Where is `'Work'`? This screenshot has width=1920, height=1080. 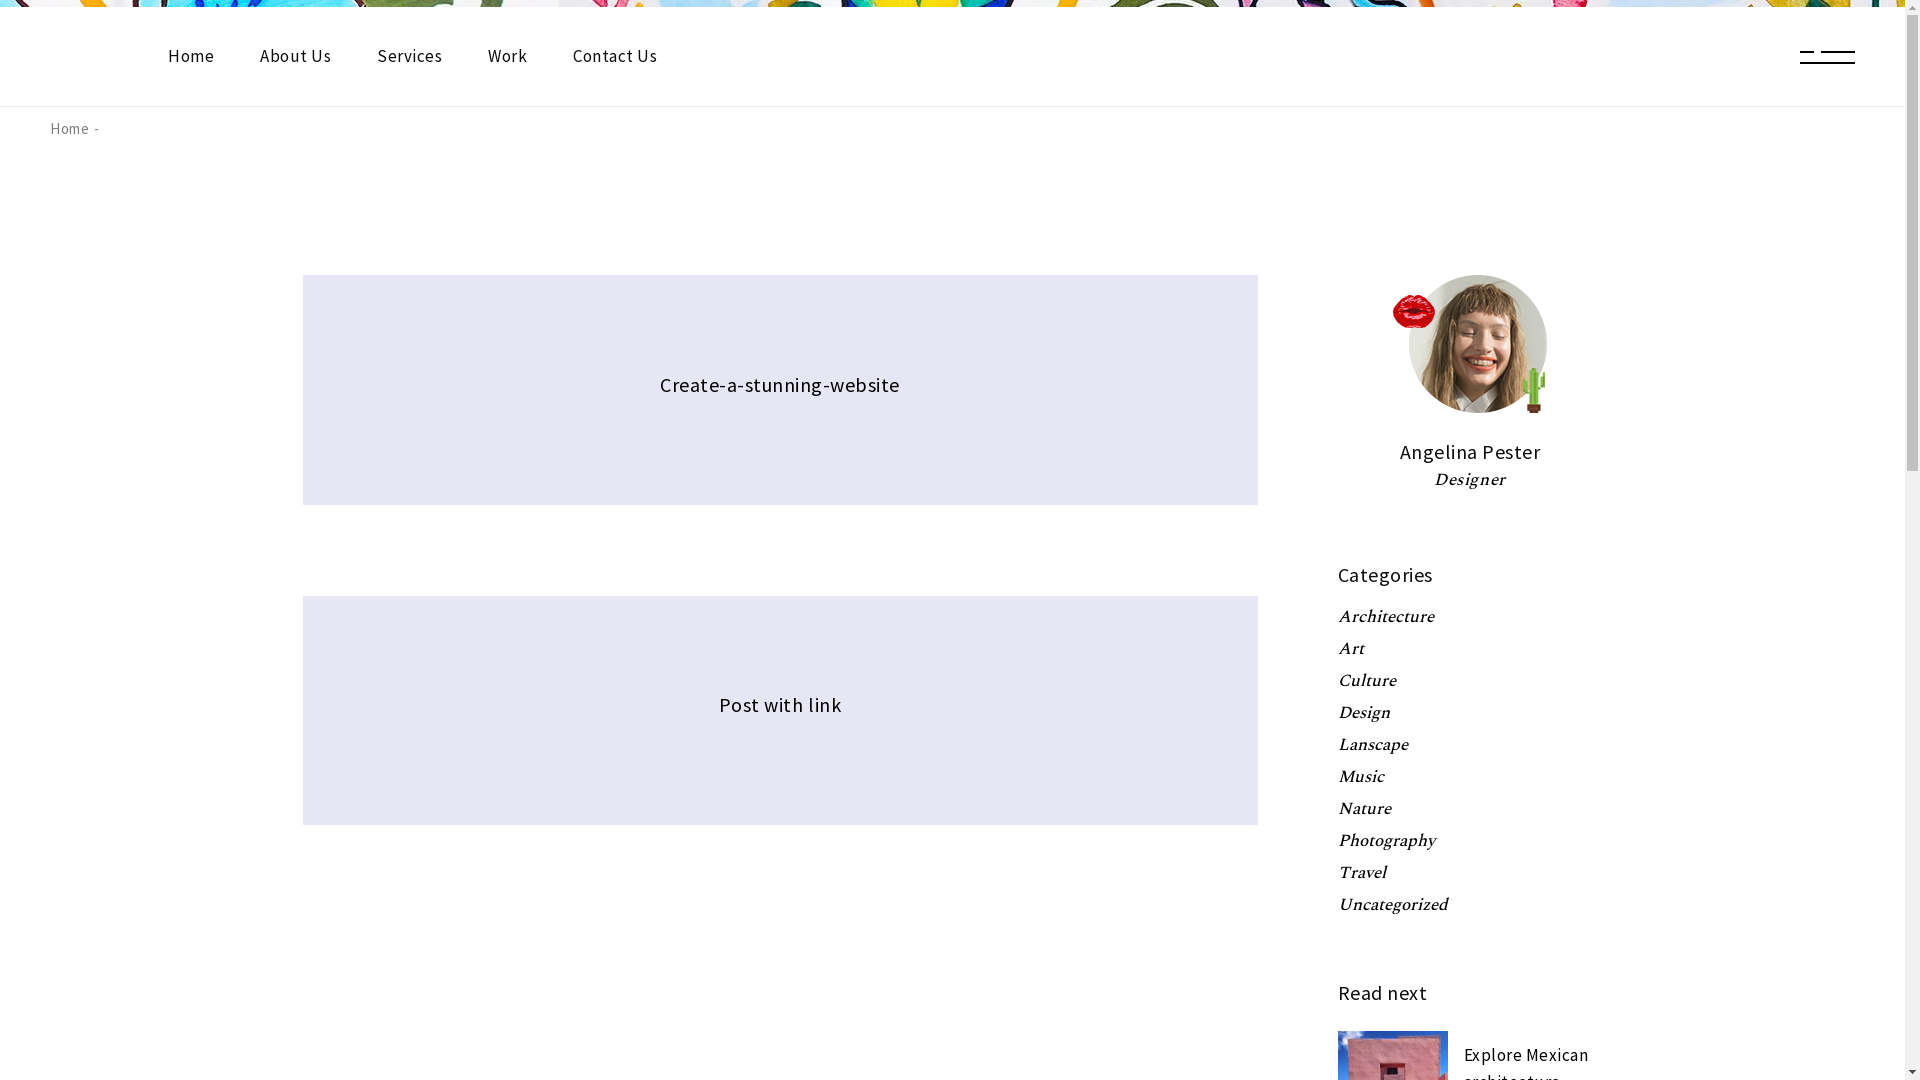 'Work' is located at coordinates (507, 55).